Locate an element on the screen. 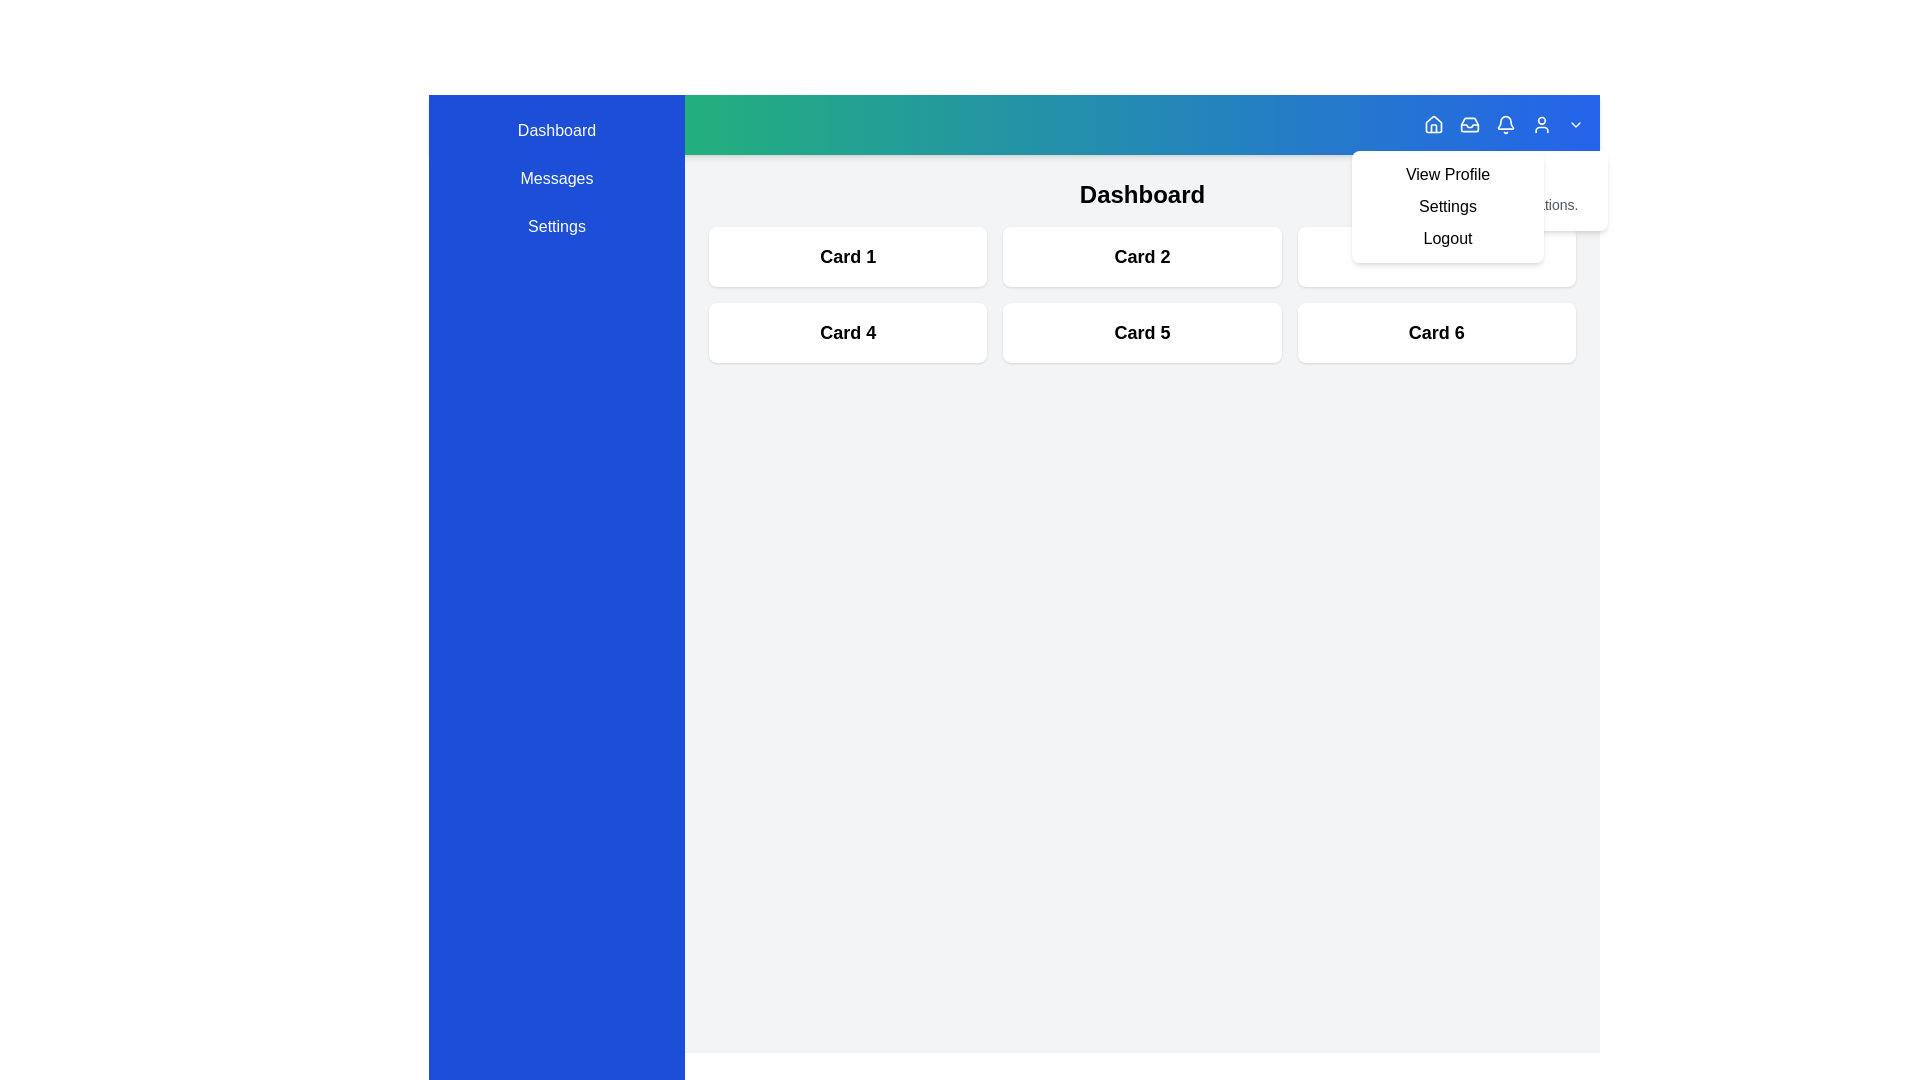 The height and width of the screenshot is (1080, 1920). the static text label displaying 'Card 2', which is located at the center of the second card in the top row of the card grid is located at coordinates (1142, 256).